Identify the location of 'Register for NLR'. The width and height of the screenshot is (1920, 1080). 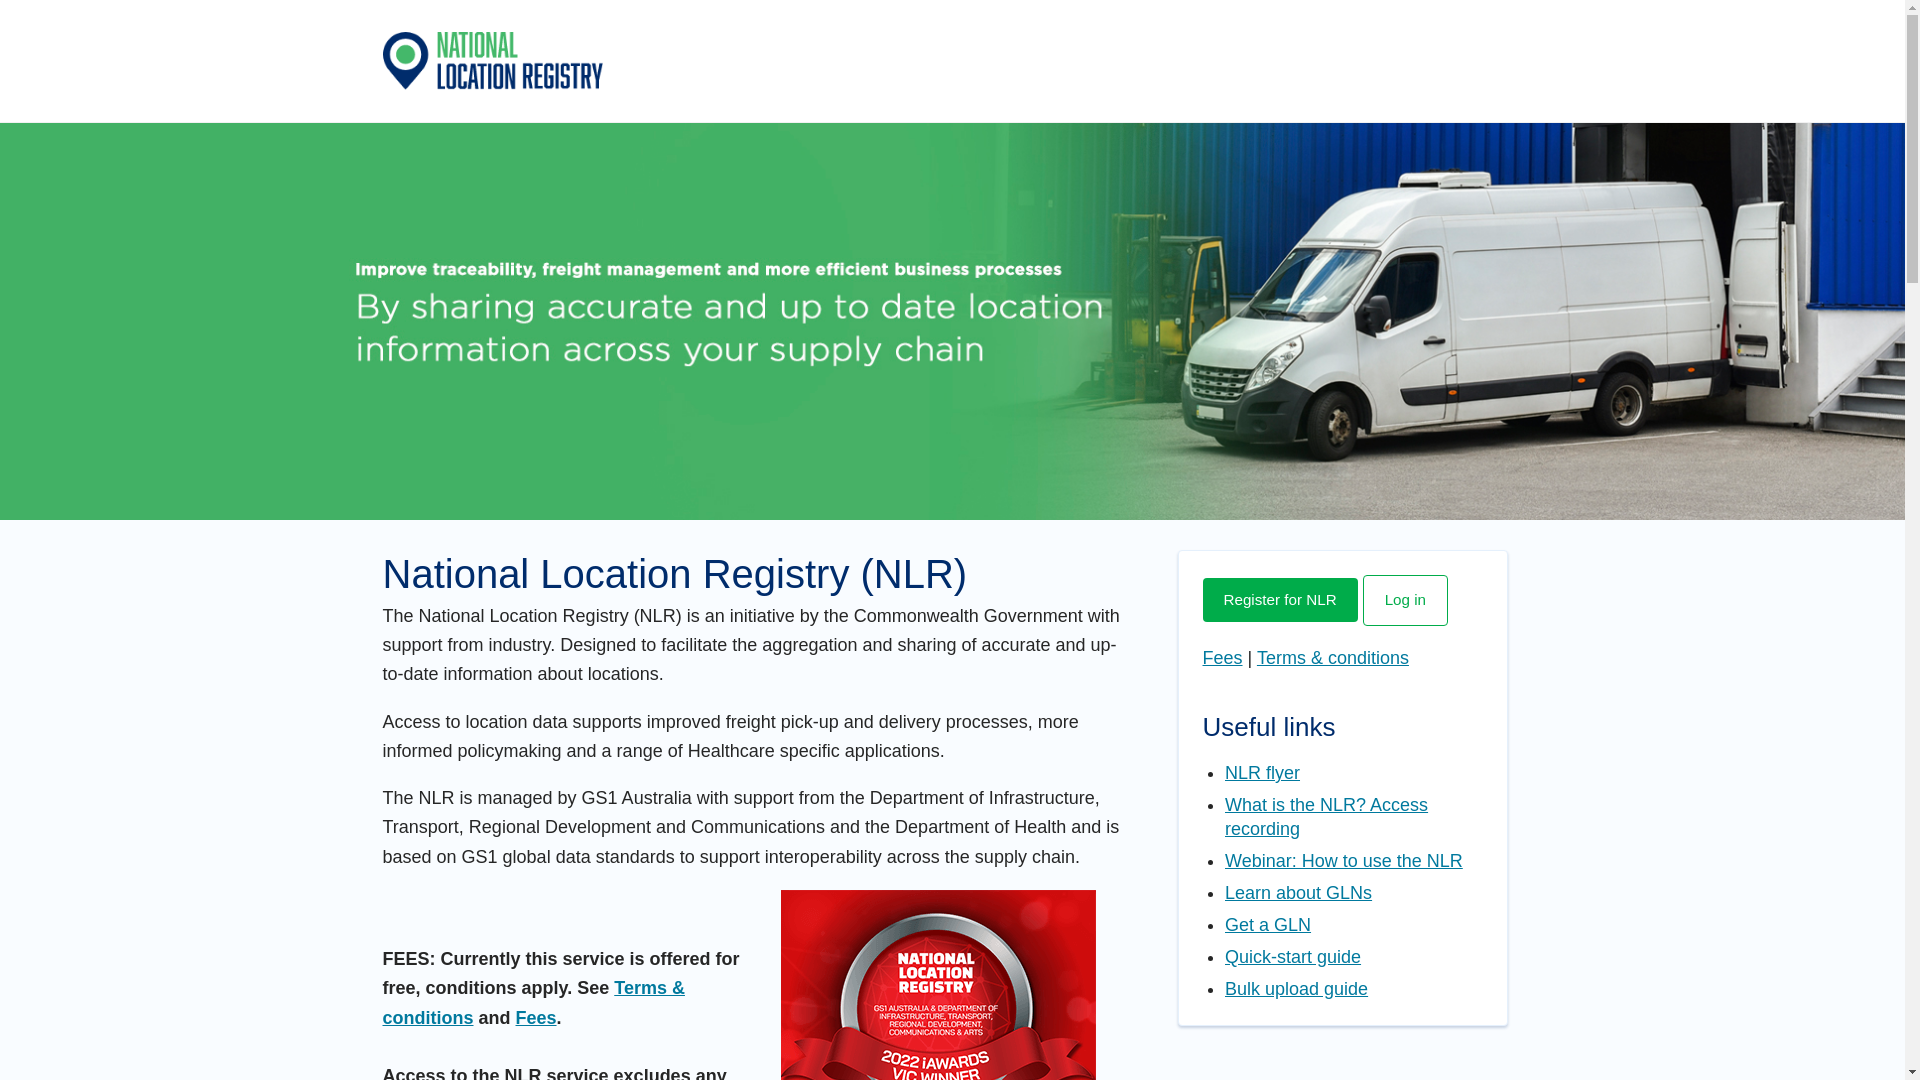
(1278, 599).